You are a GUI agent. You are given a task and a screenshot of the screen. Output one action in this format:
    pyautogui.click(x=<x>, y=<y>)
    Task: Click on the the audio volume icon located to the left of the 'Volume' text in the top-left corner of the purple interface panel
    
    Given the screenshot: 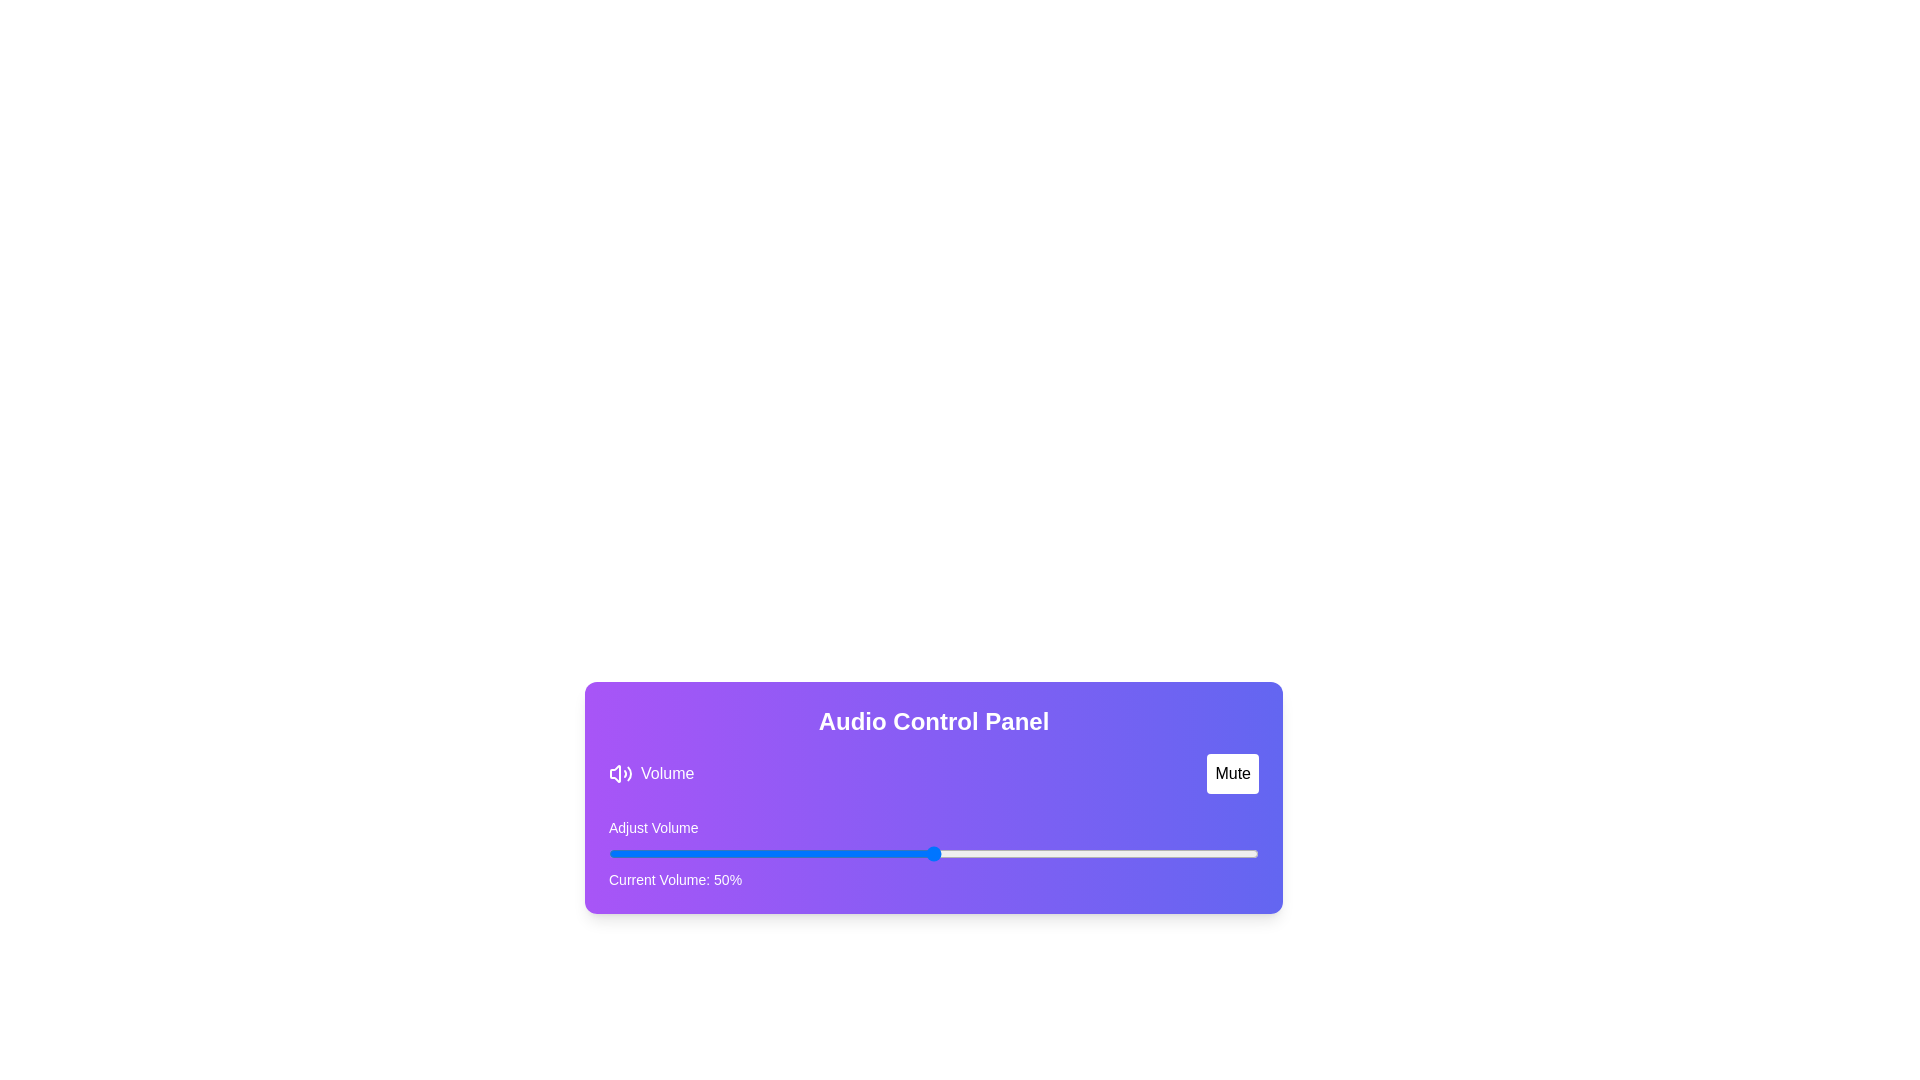 What is the action you would take?
    pyautogui.click(x=619, y=773)
    